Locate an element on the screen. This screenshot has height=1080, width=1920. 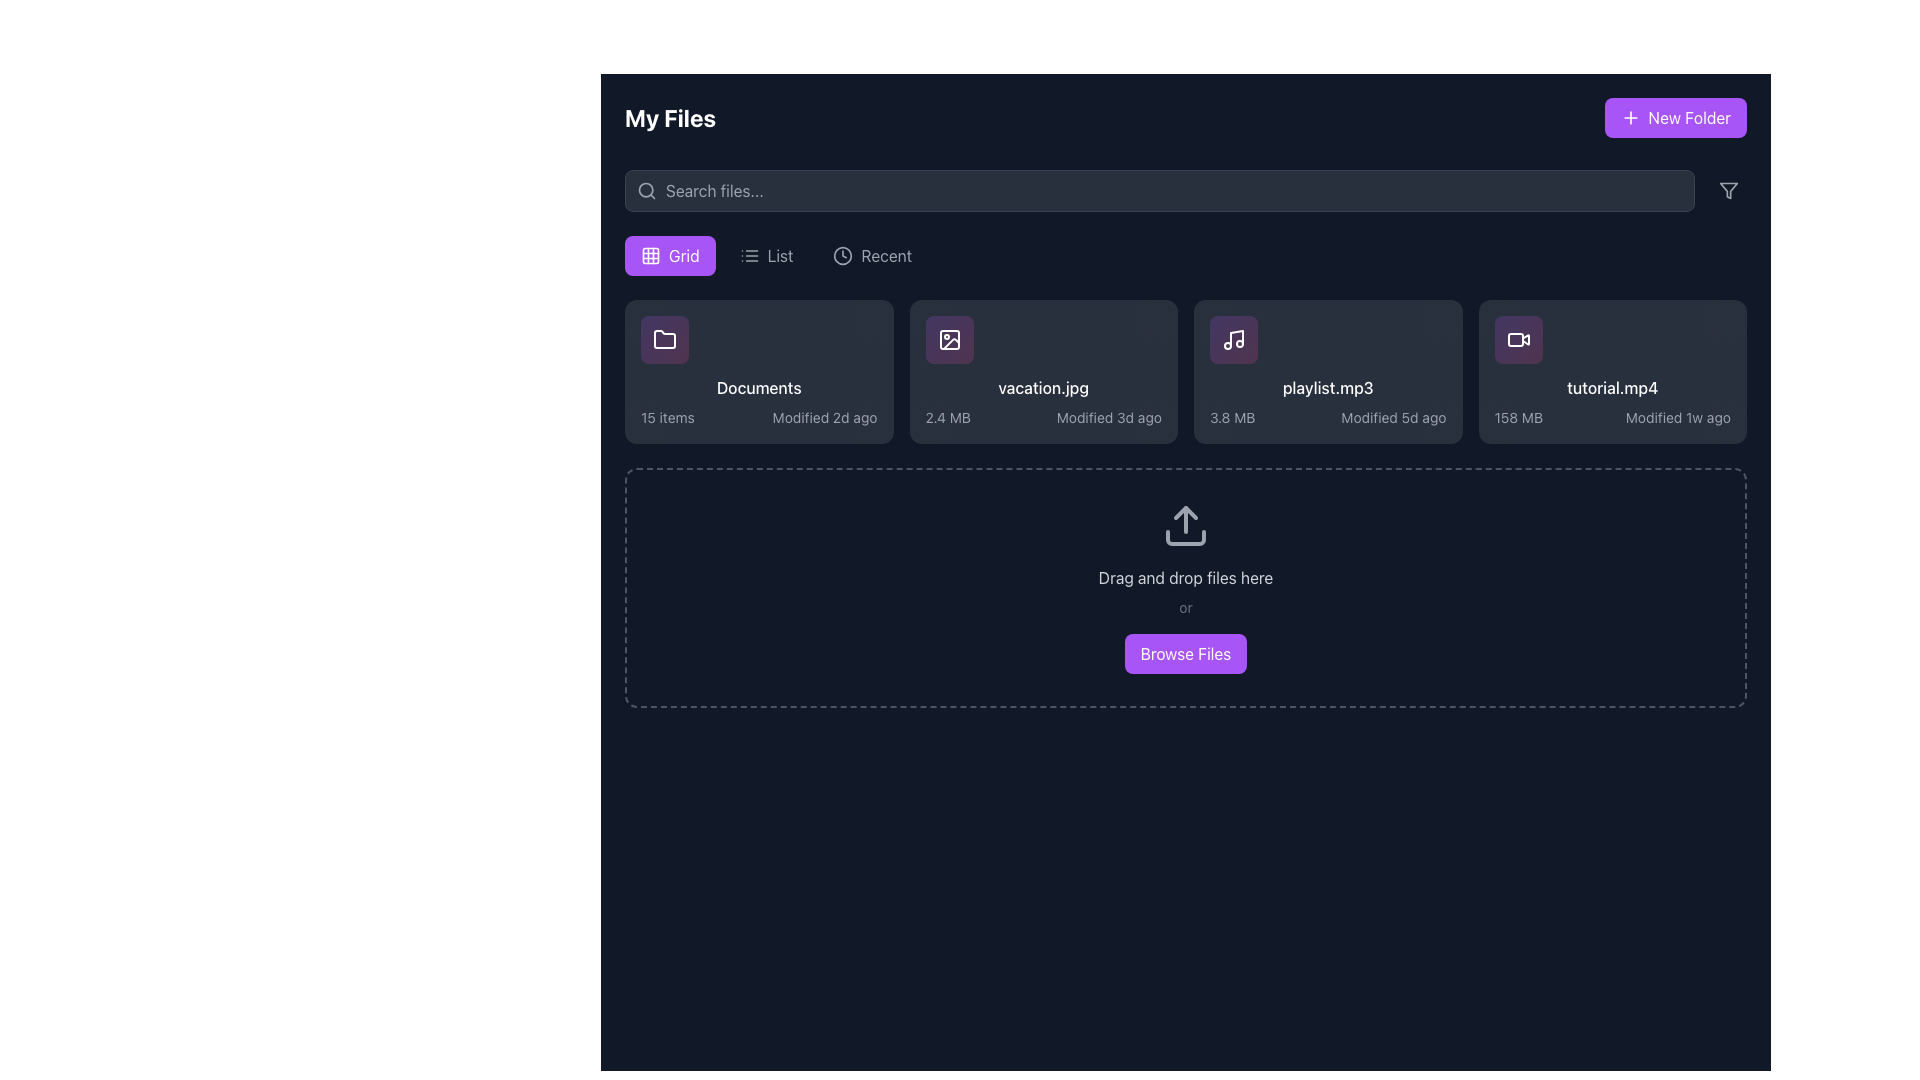
the triangular-shaped icon representing the top of a funnel, which is located in the top-right corner of the interface near the 'New Folder' button is located at coordinates (1727, 191).